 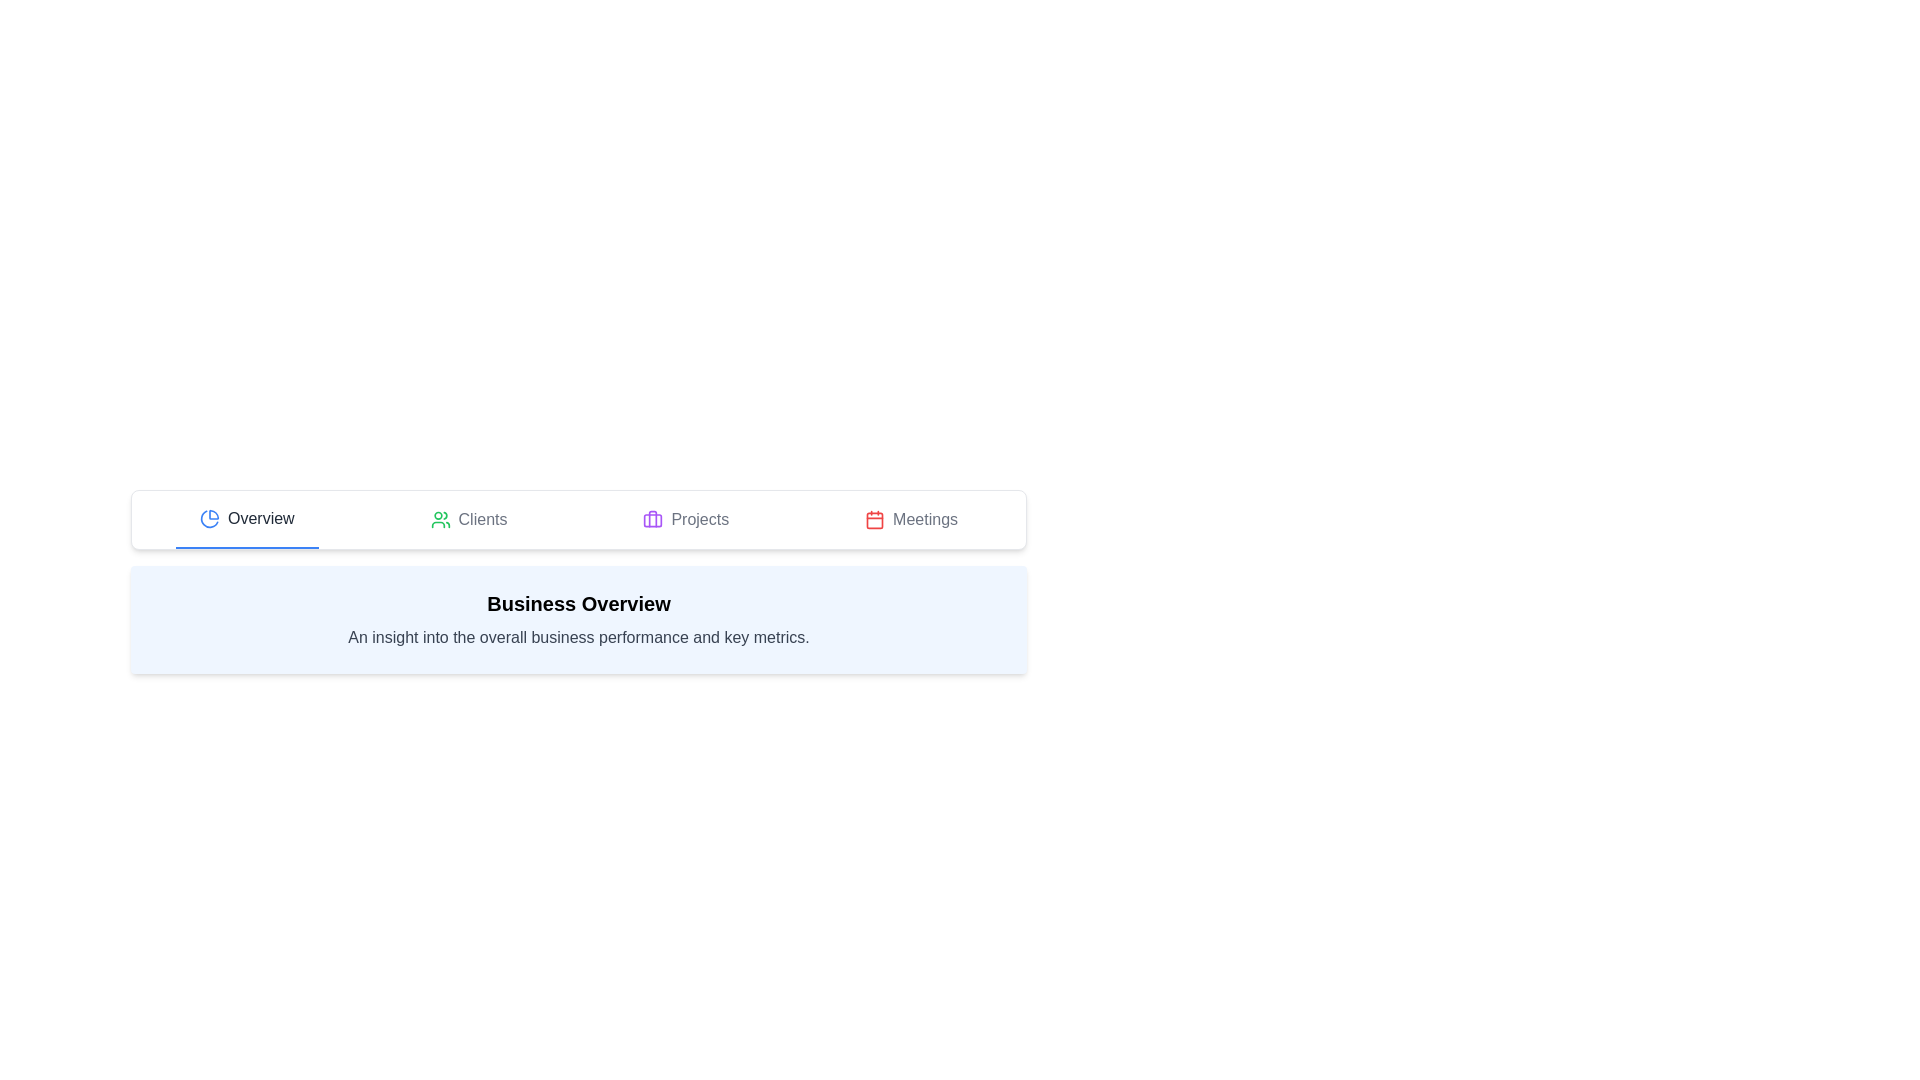 I want to click on the 'Meetings' navigation item located in the horizontal navigation bar, which is the fourth item from the left, to trigger potential visual feedback, so click(x=910, y=519).